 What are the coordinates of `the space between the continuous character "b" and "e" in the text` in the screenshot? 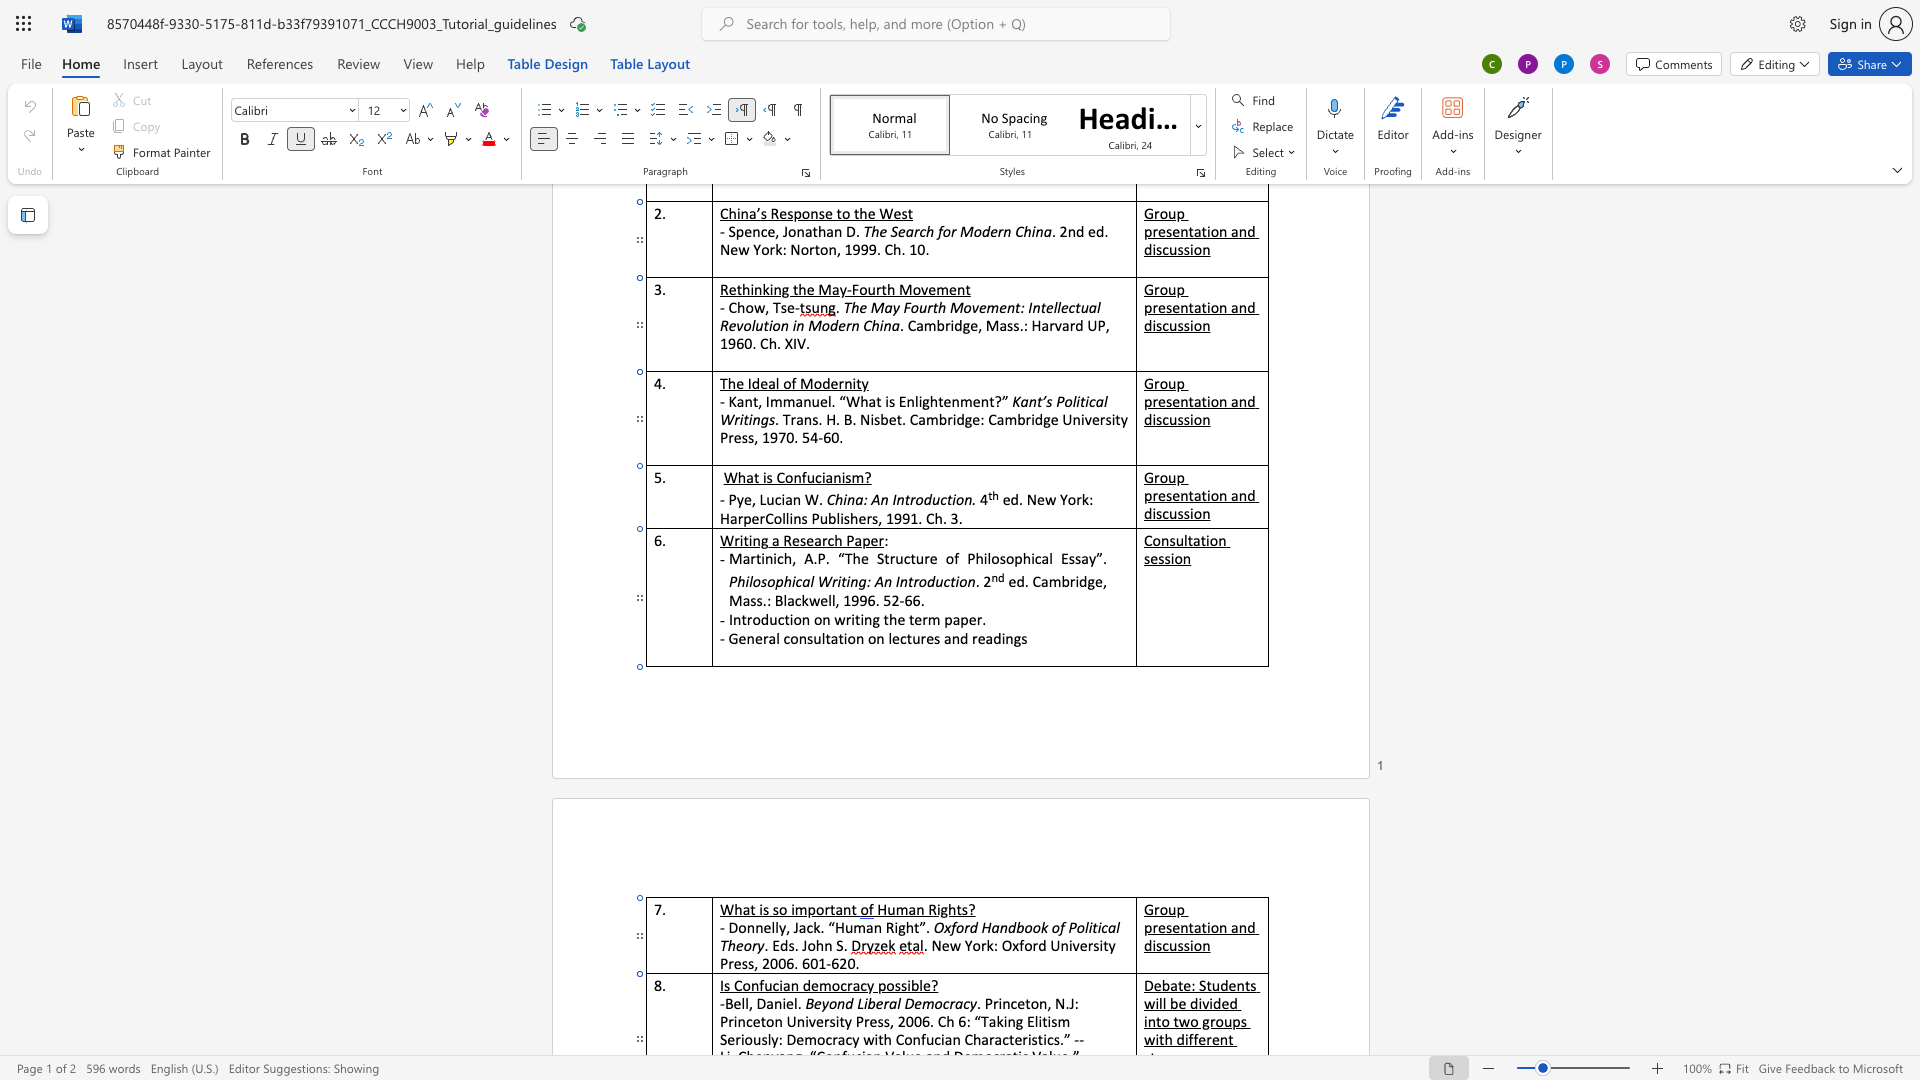 It's located at (875, 1003).